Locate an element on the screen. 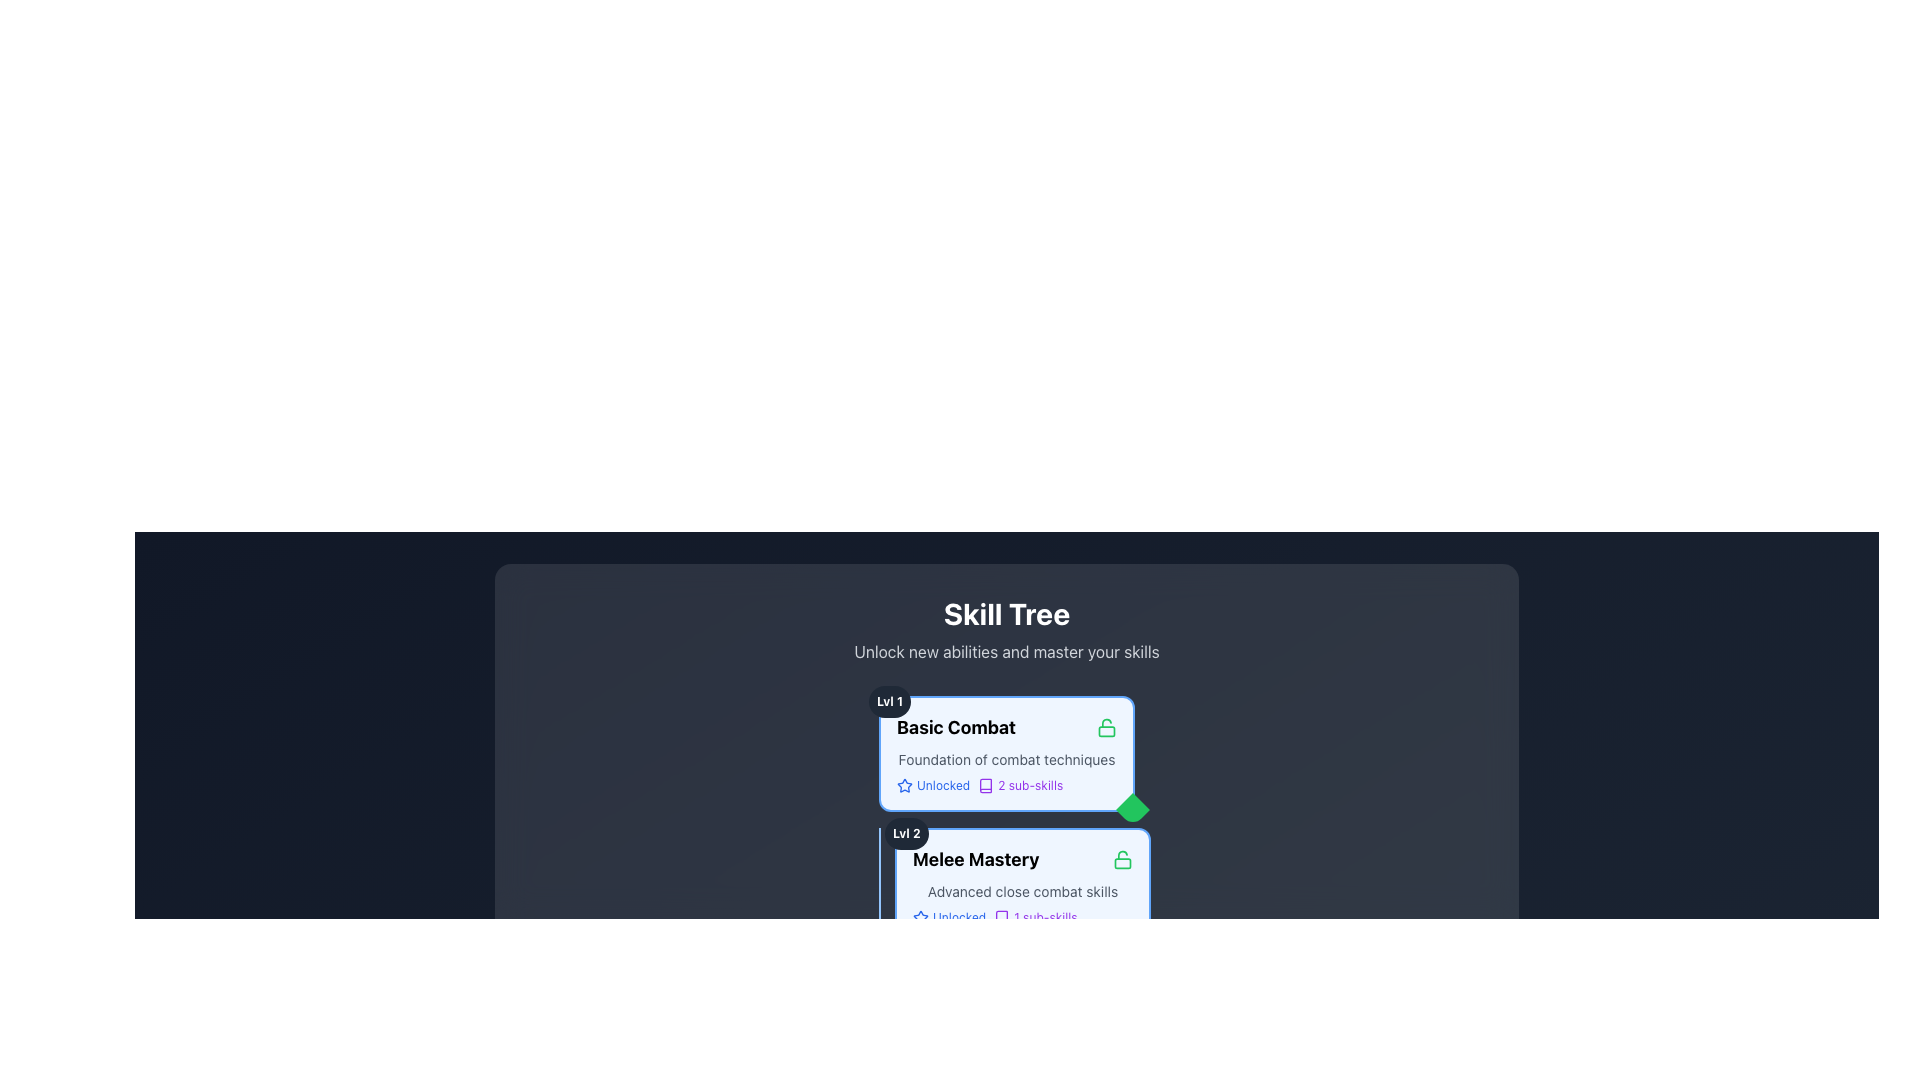 This screenshot has height=1080, width=1920. the surrounding area of the 'Basic Combat' status indicator text label is located at coordinates (942, 785).